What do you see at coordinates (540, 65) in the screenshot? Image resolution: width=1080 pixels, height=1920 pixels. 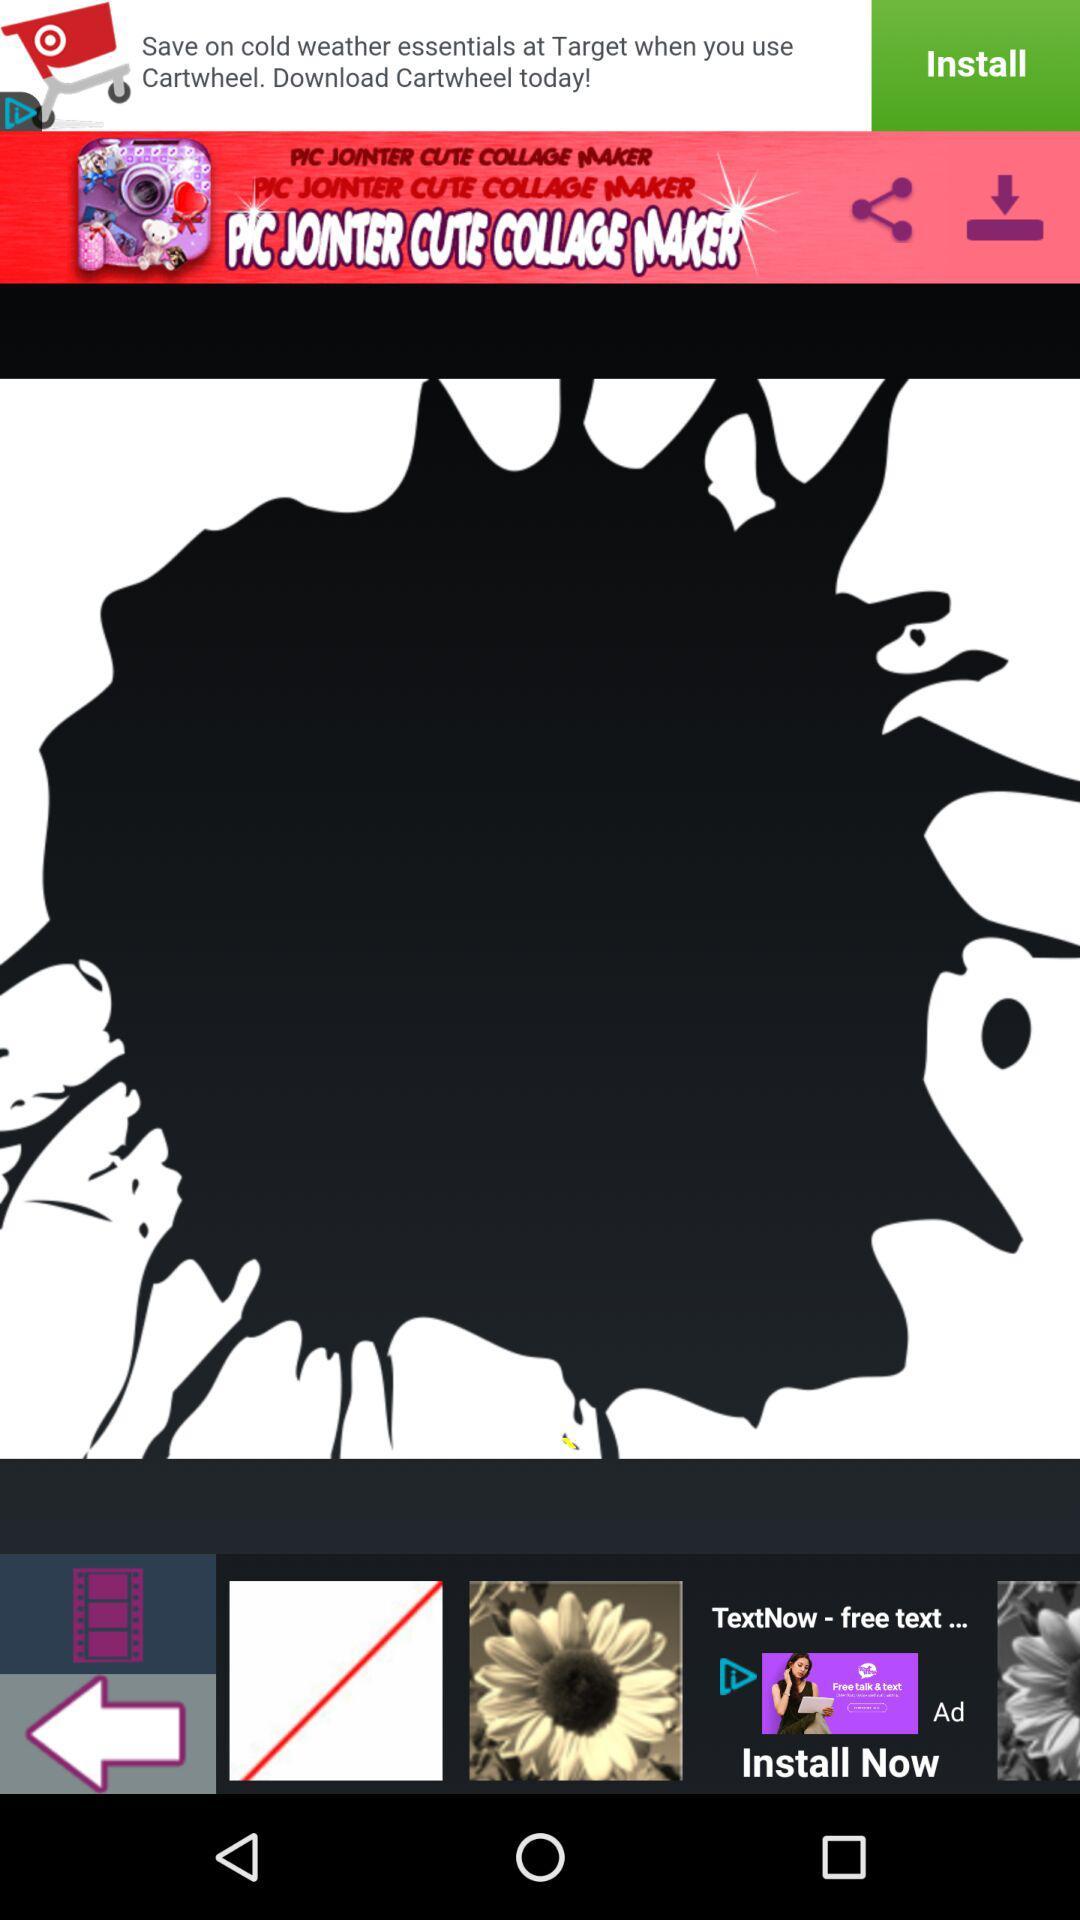 I see `press target advertisement` at bounding box center [540, 65].